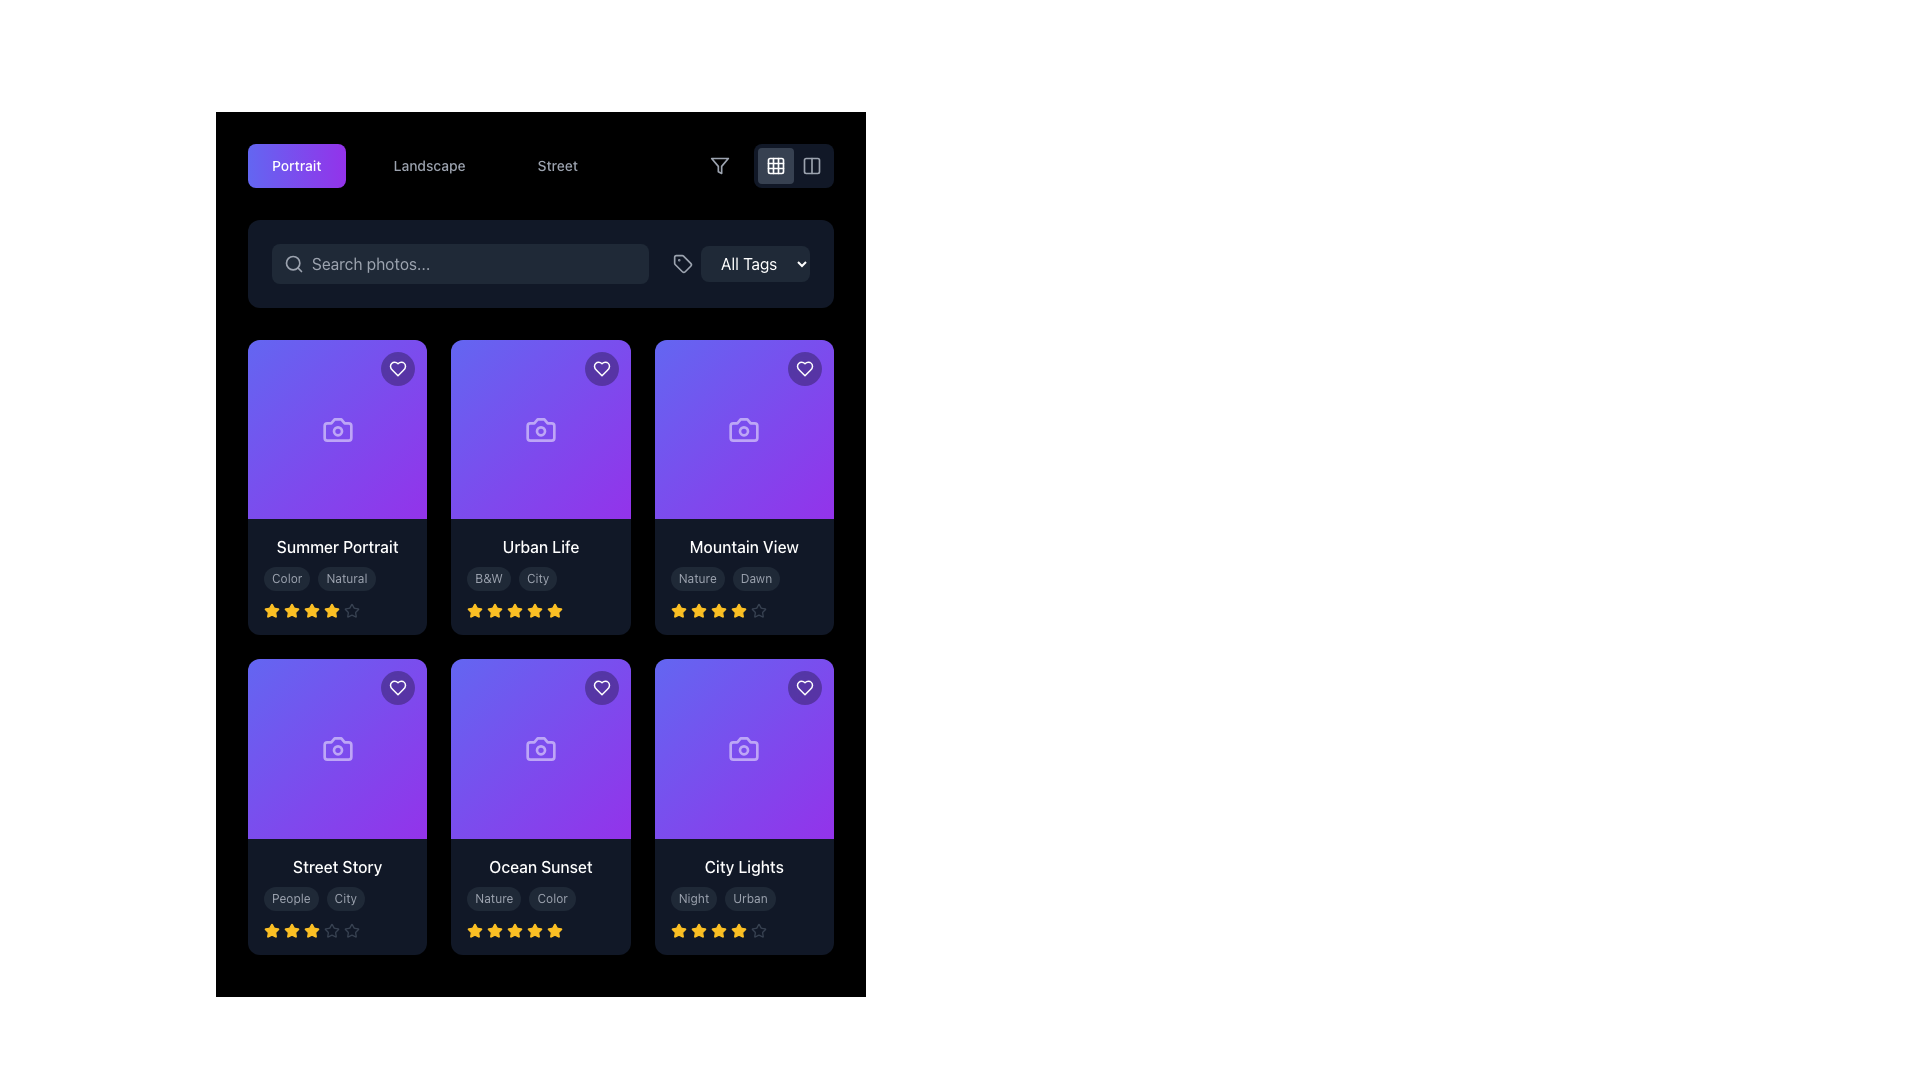  What do you see at coordinates (718, 930) in the screenshot?
I see `the fifth star icon in the rating system associated with the 'City Lights' card, which is represented with a filled amber appearance` at bounding box center [718, 930].